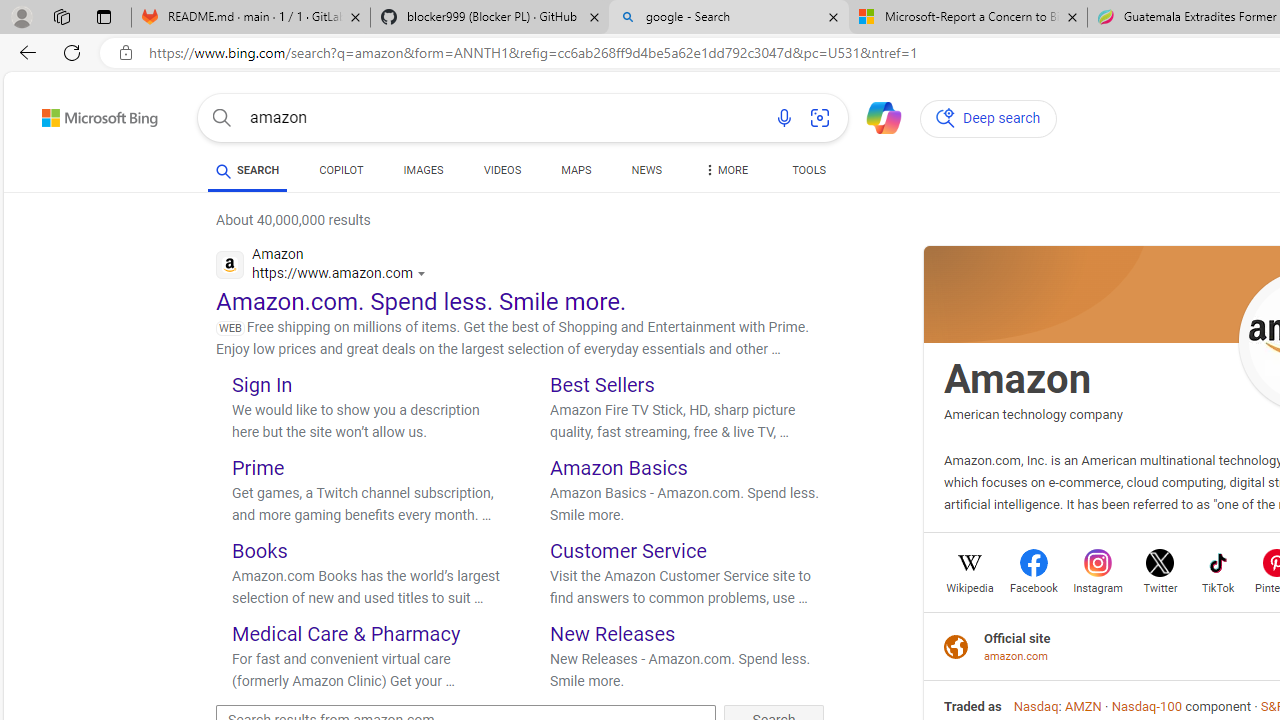 The height and width of the screenshot is (720, 1280). I want to click on 'AMZN', so click(1081, 705).